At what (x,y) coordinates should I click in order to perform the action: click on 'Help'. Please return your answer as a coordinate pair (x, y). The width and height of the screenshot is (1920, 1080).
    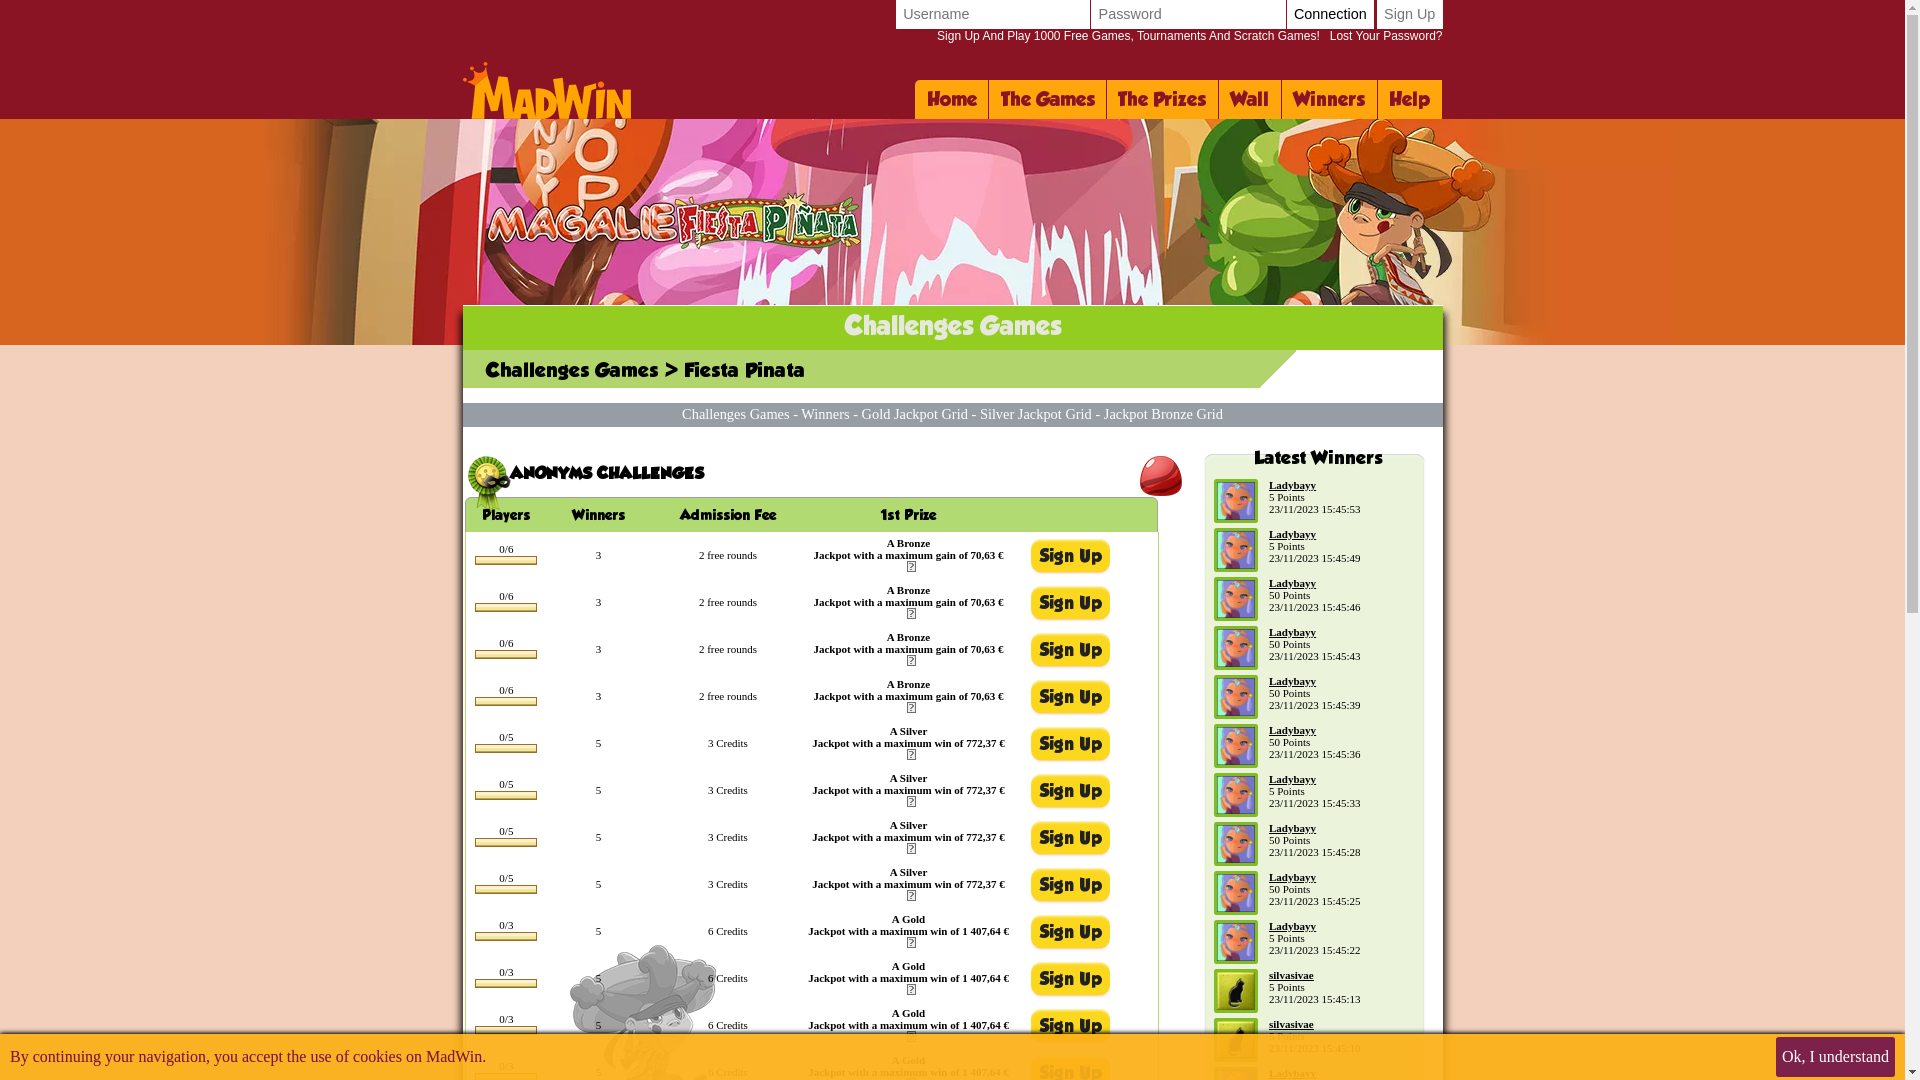
    Looking at the image, I should click on (1409, 99).